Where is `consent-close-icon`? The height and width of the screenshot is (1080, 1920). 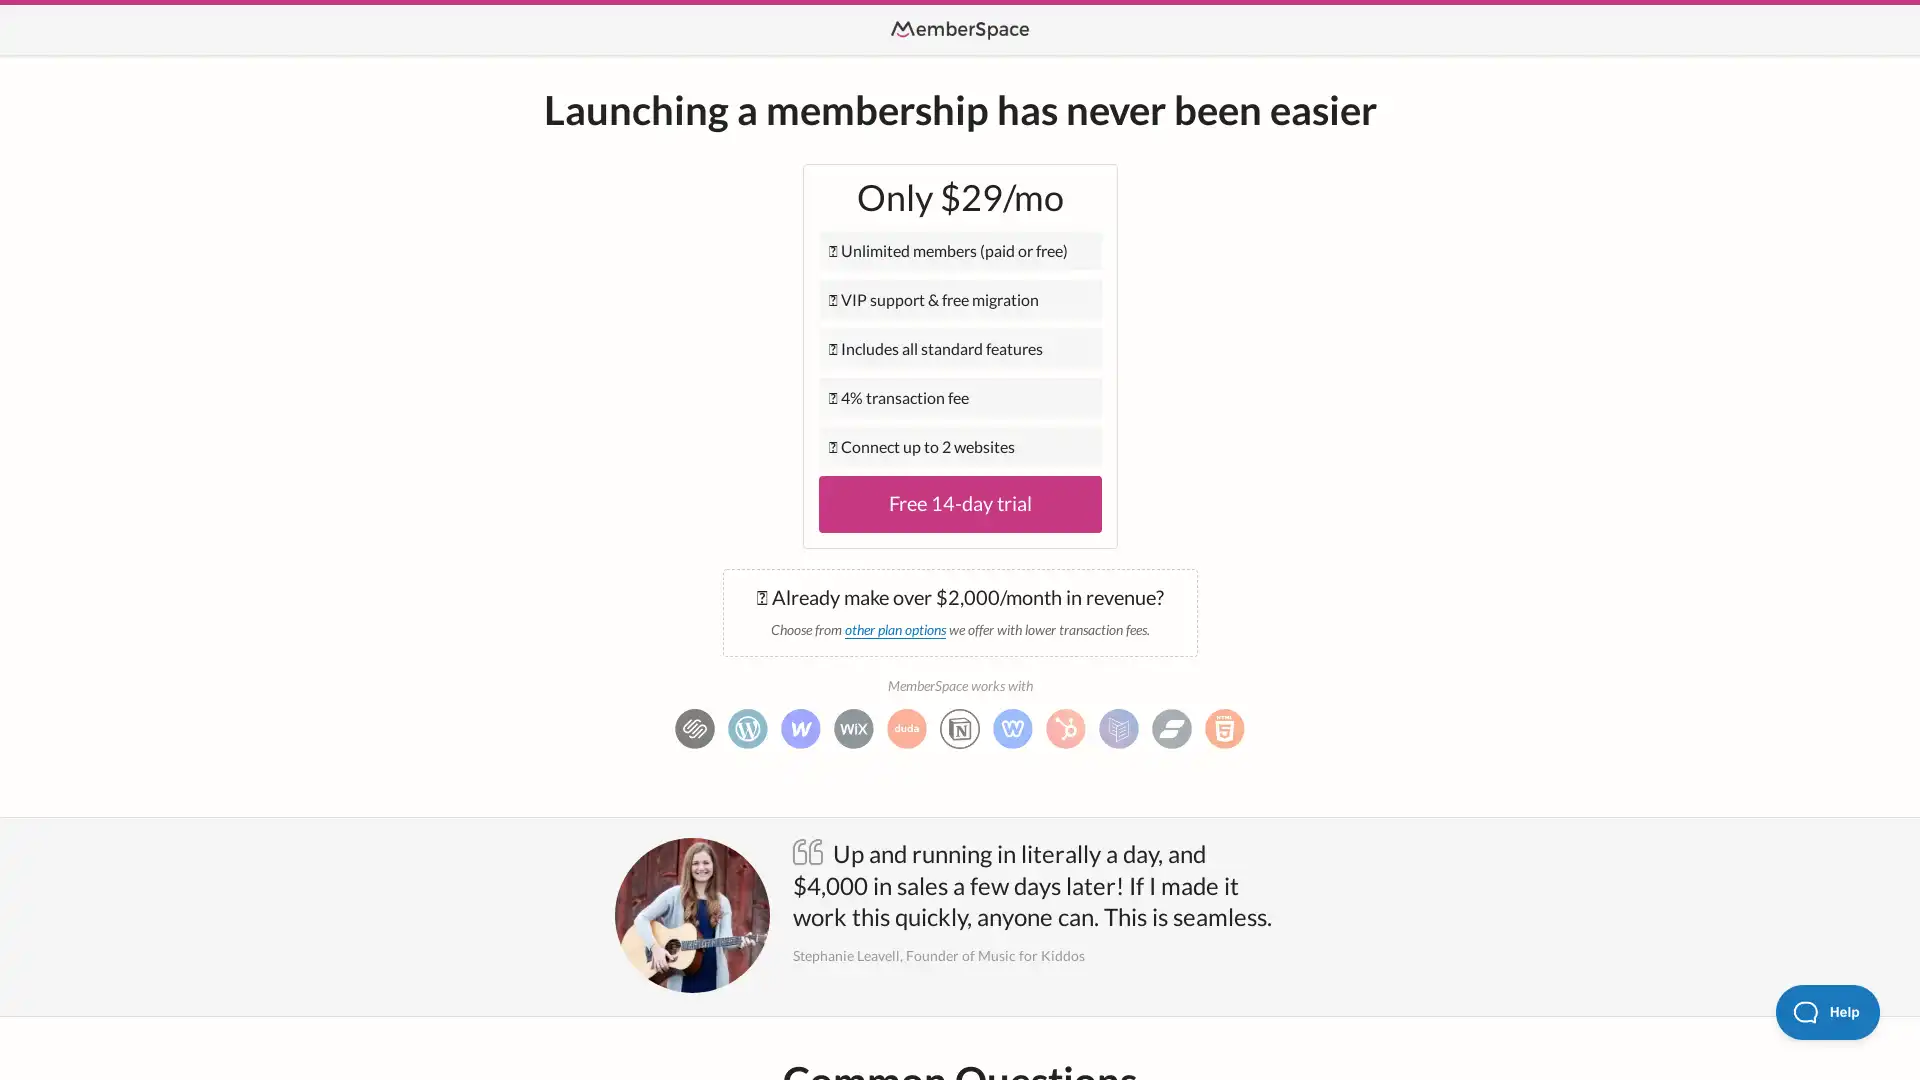
consent-close-icon is located at coordinates (471, 778).